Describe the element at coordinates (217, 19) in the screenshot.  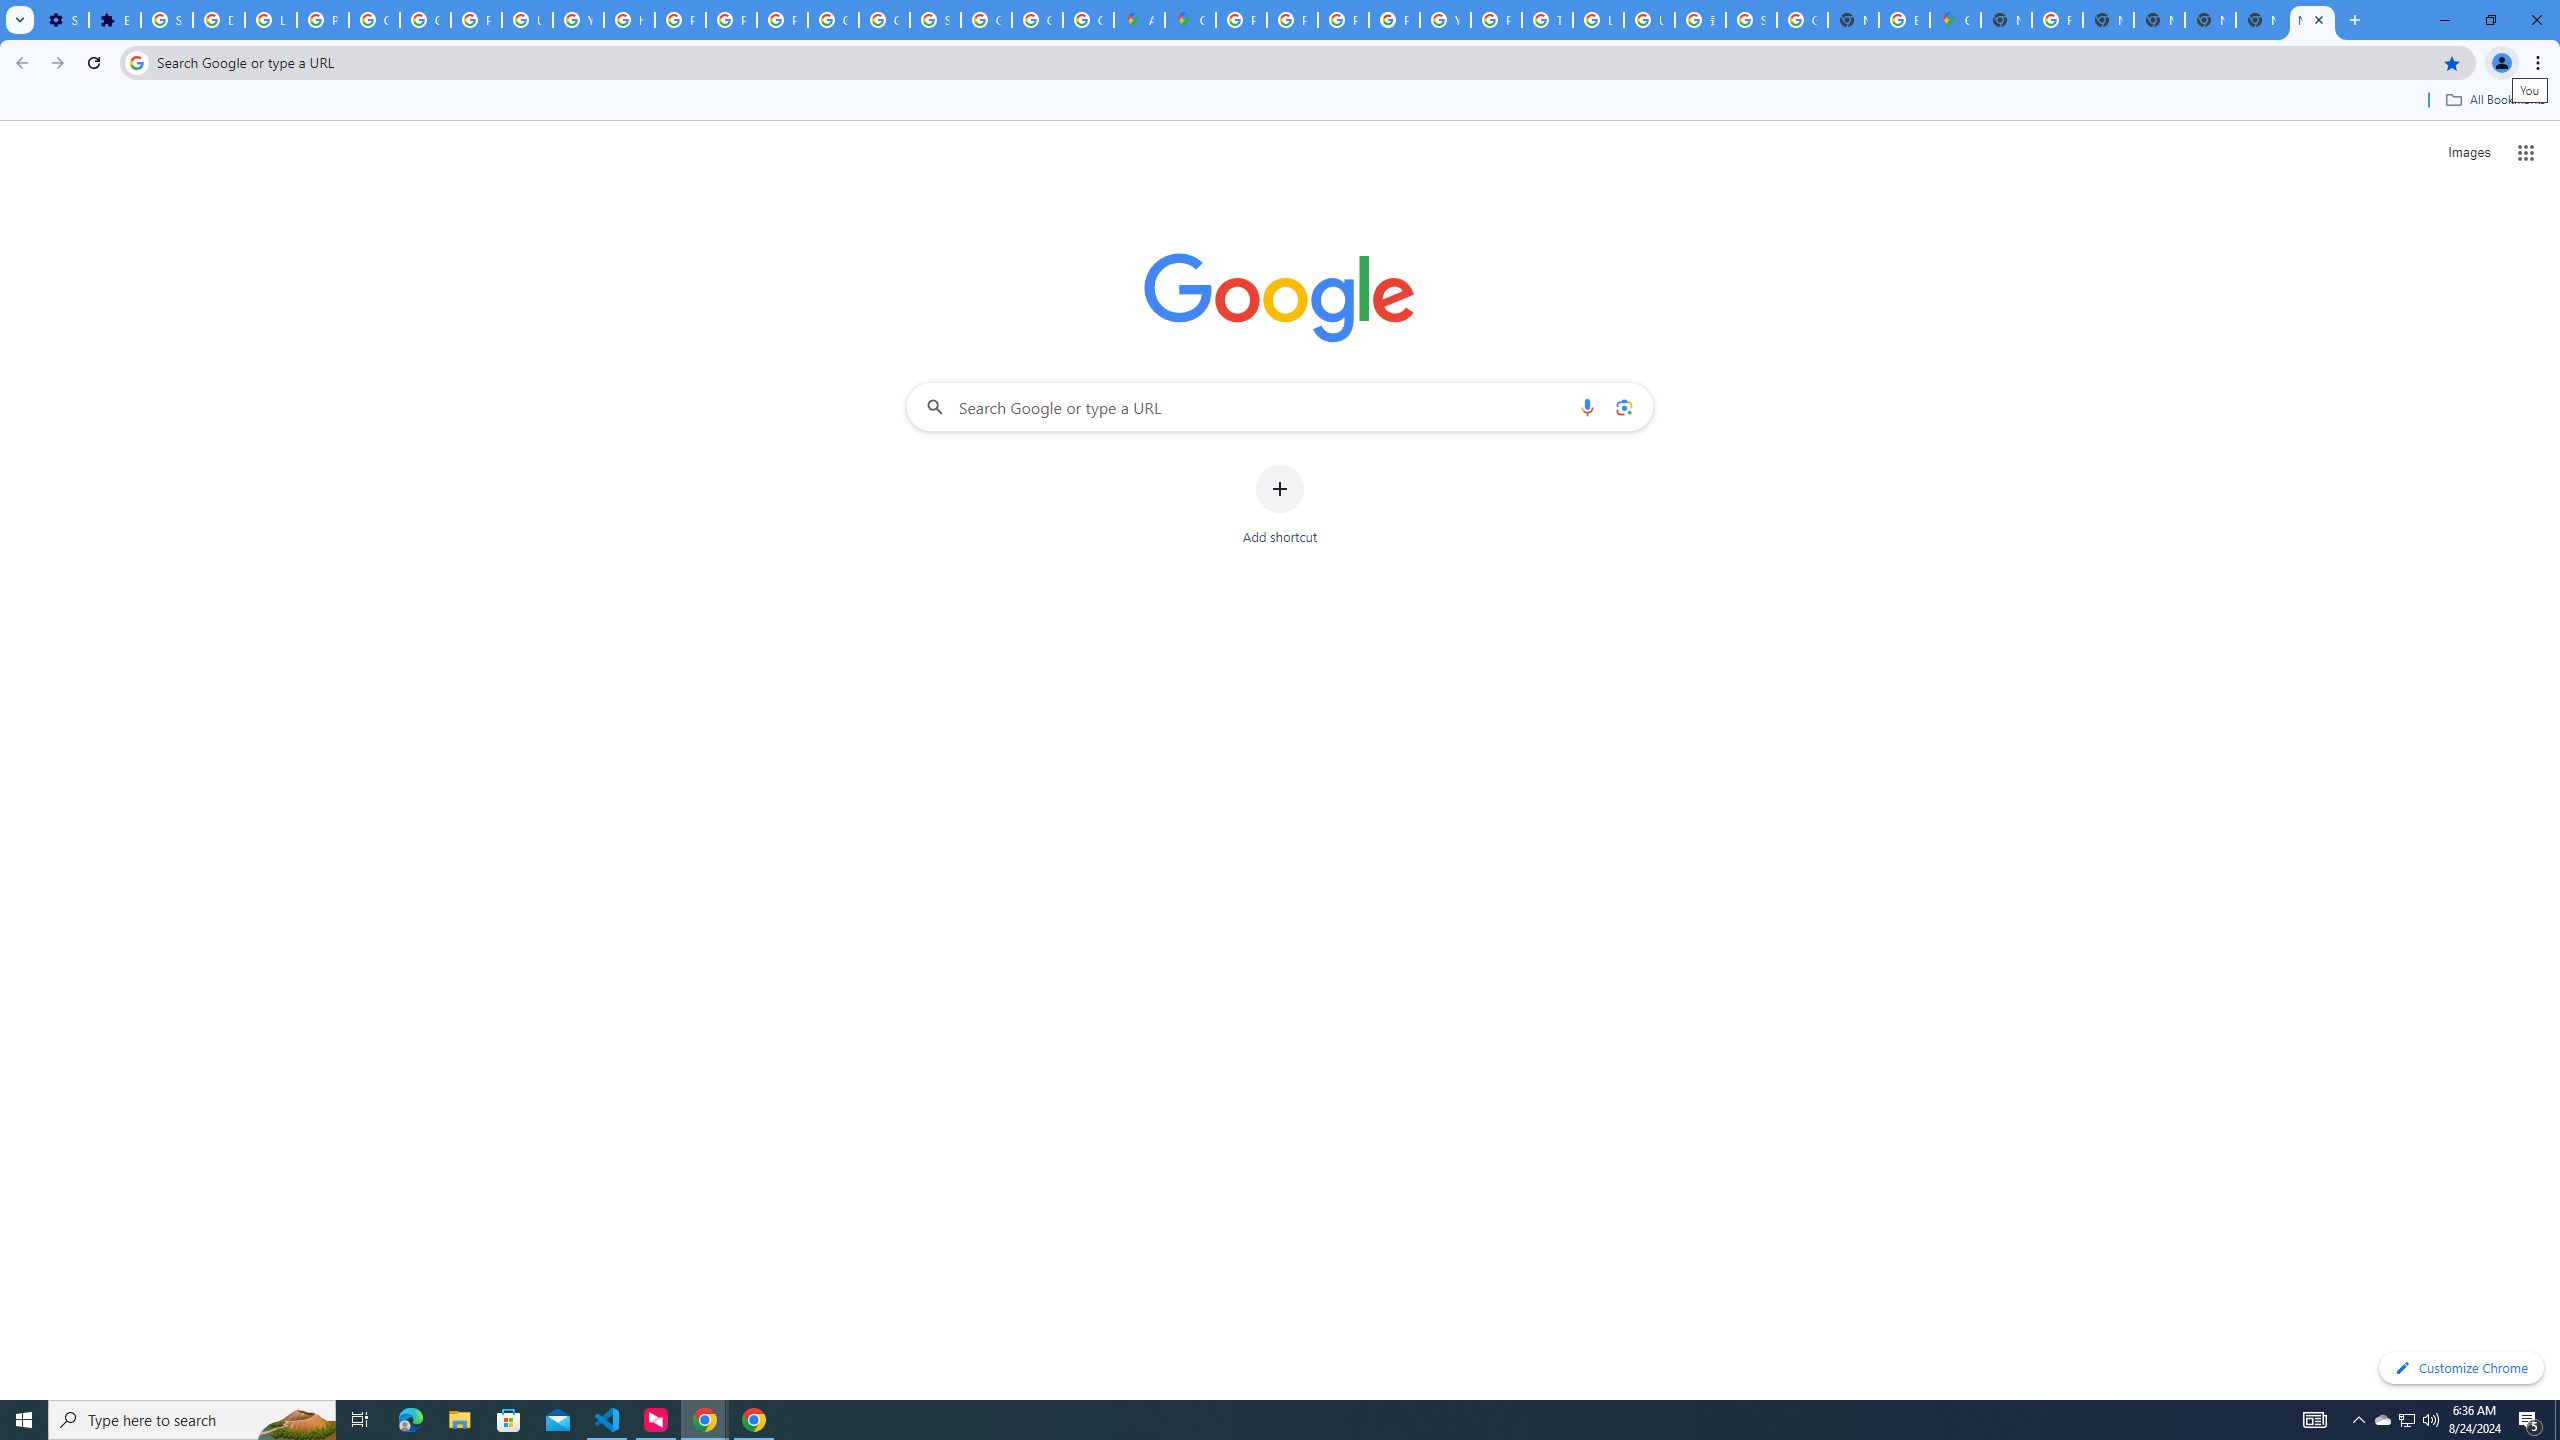
I see `'Delete photos & videos - Computer - Google Photos Help'` at that location.